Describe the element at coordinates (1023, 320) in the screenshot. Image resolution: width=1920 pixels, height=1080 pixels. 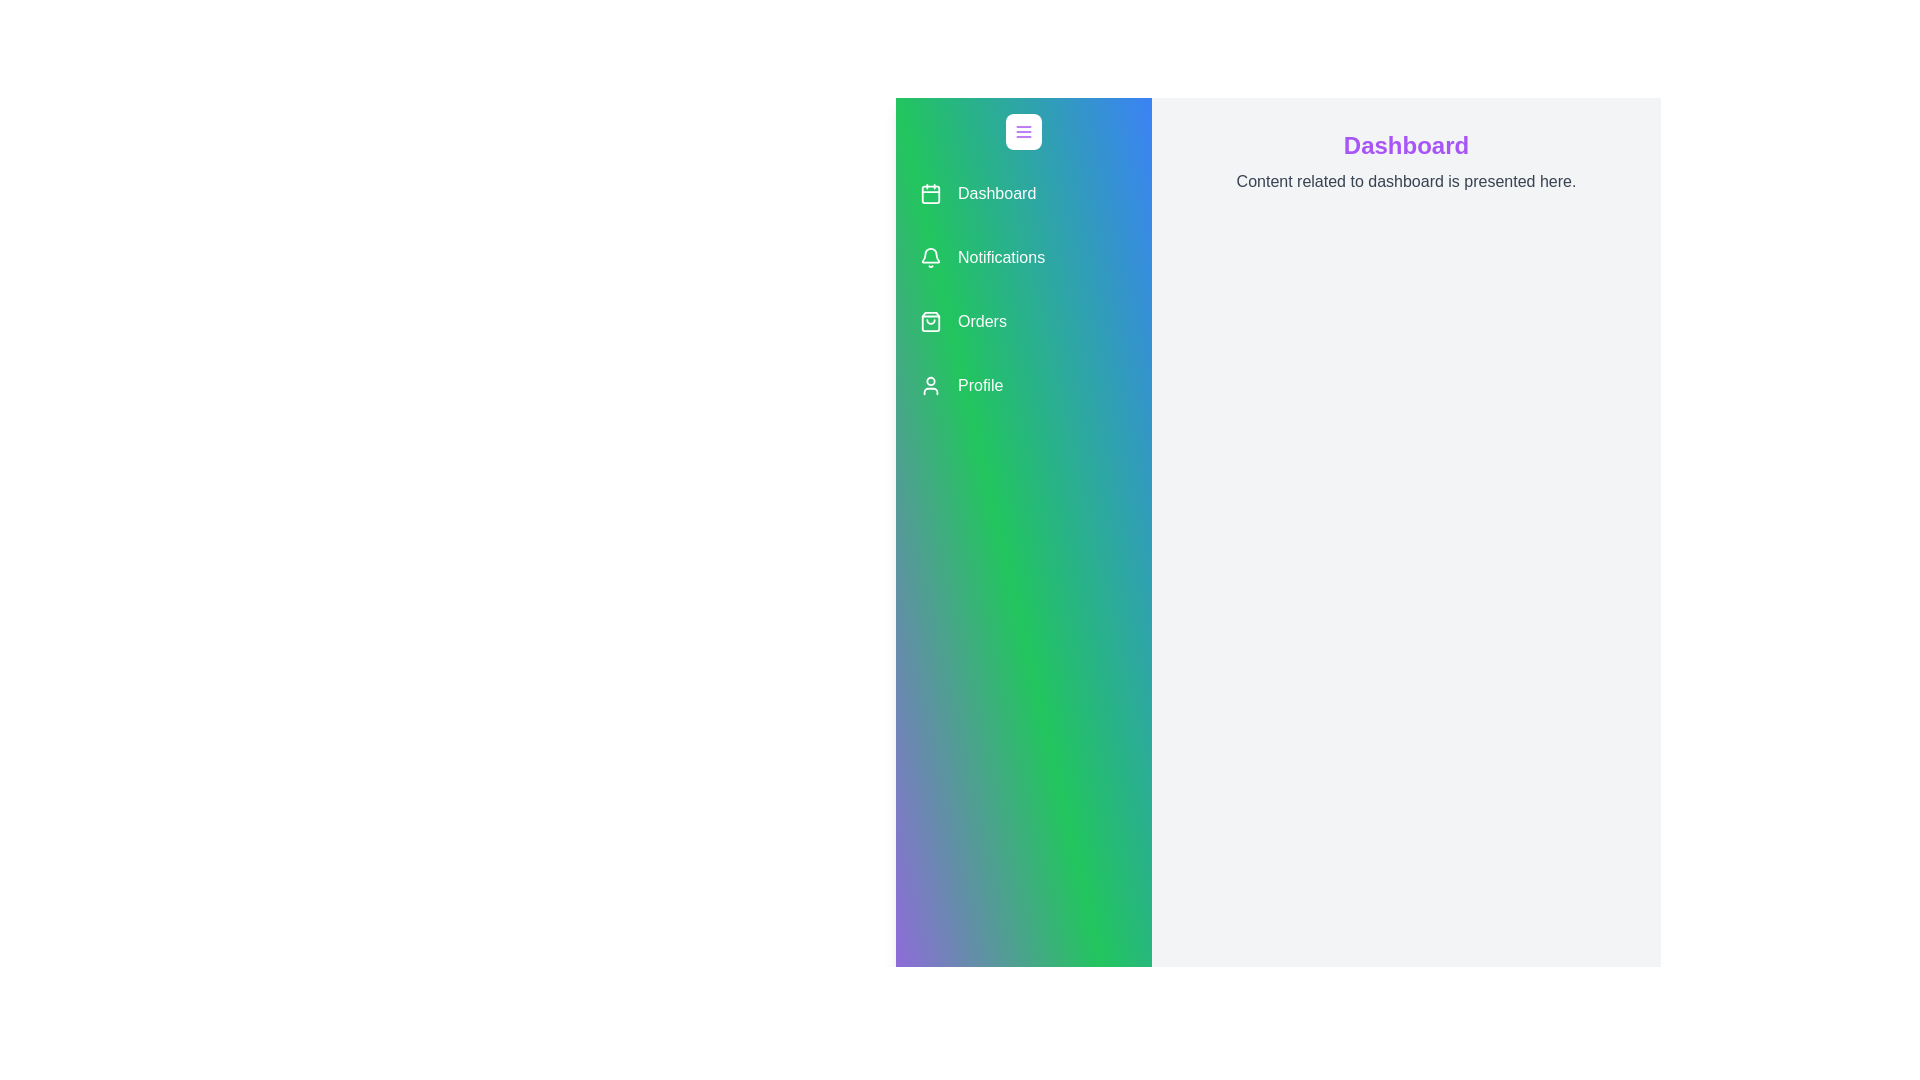
I see `the menu item labeled 'Orders' to observe the hover effect` at that location.